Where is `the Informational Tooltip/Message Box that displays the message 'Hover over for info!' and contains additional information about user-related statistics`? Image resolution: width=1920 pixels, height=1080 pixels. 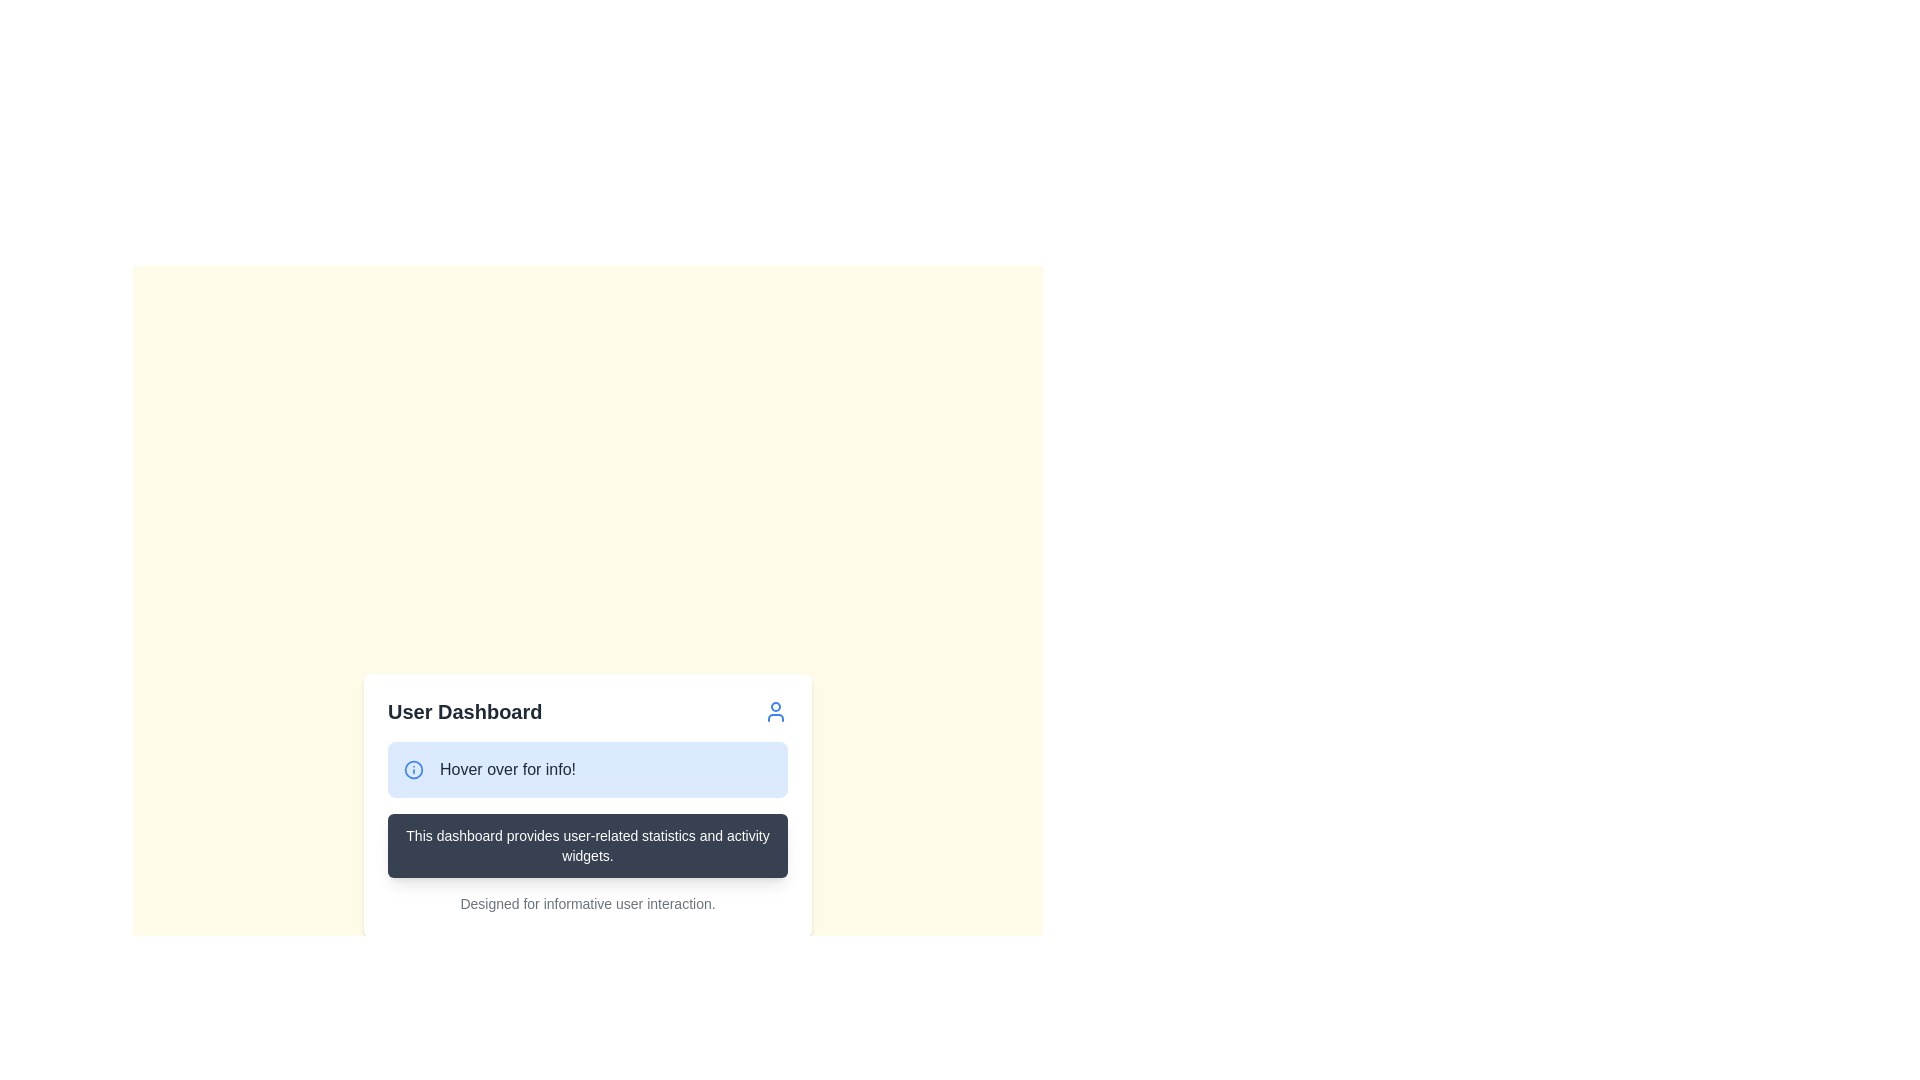
the Informational Tooltip/Message Box that displays the message 'Hover over for info!' and contains additional information about user-related statistics is located at coordinates (587, 810).